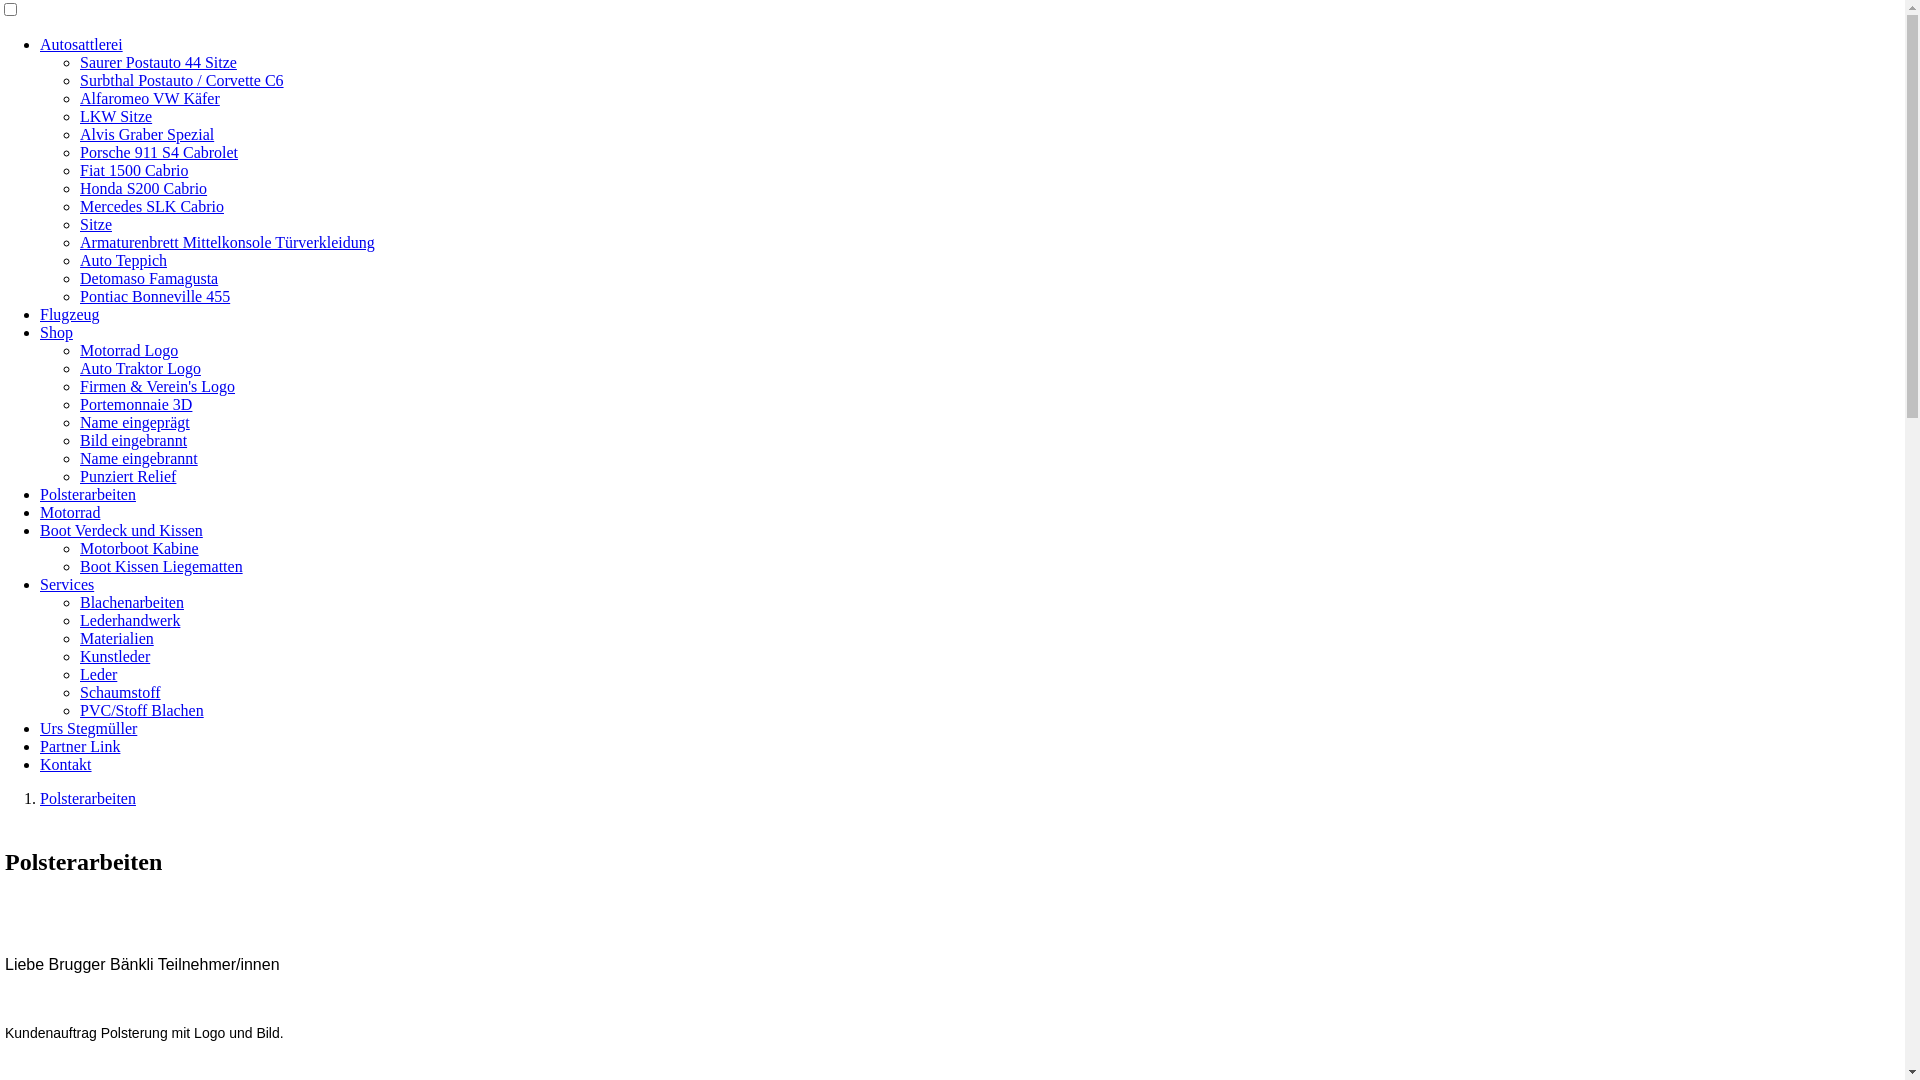 The width and height of the screenshot is (1920, 1080). Describe the element at coordinates (141, 709) in the screenshot. I see `'PVC/Stoff Blachen'` at that location.